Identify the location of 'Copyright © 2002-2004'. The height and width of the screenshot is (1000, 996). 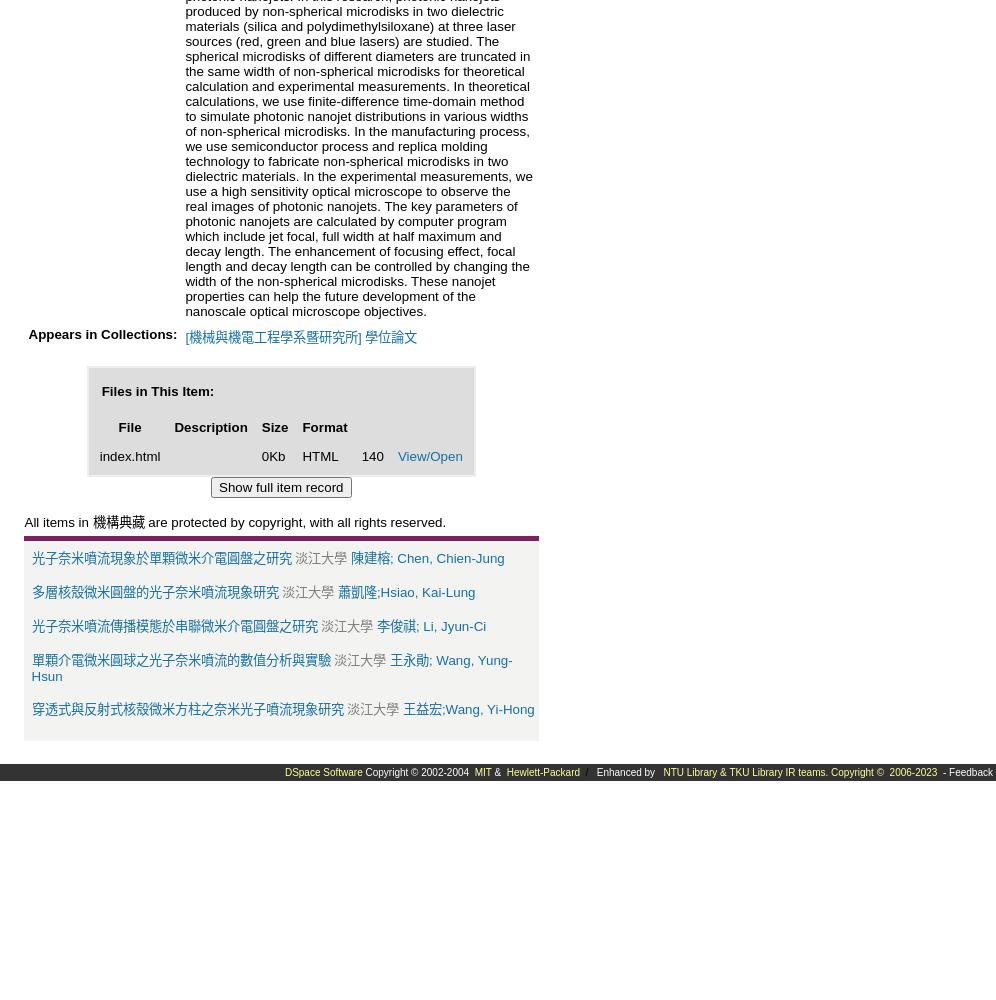
(417, 771).